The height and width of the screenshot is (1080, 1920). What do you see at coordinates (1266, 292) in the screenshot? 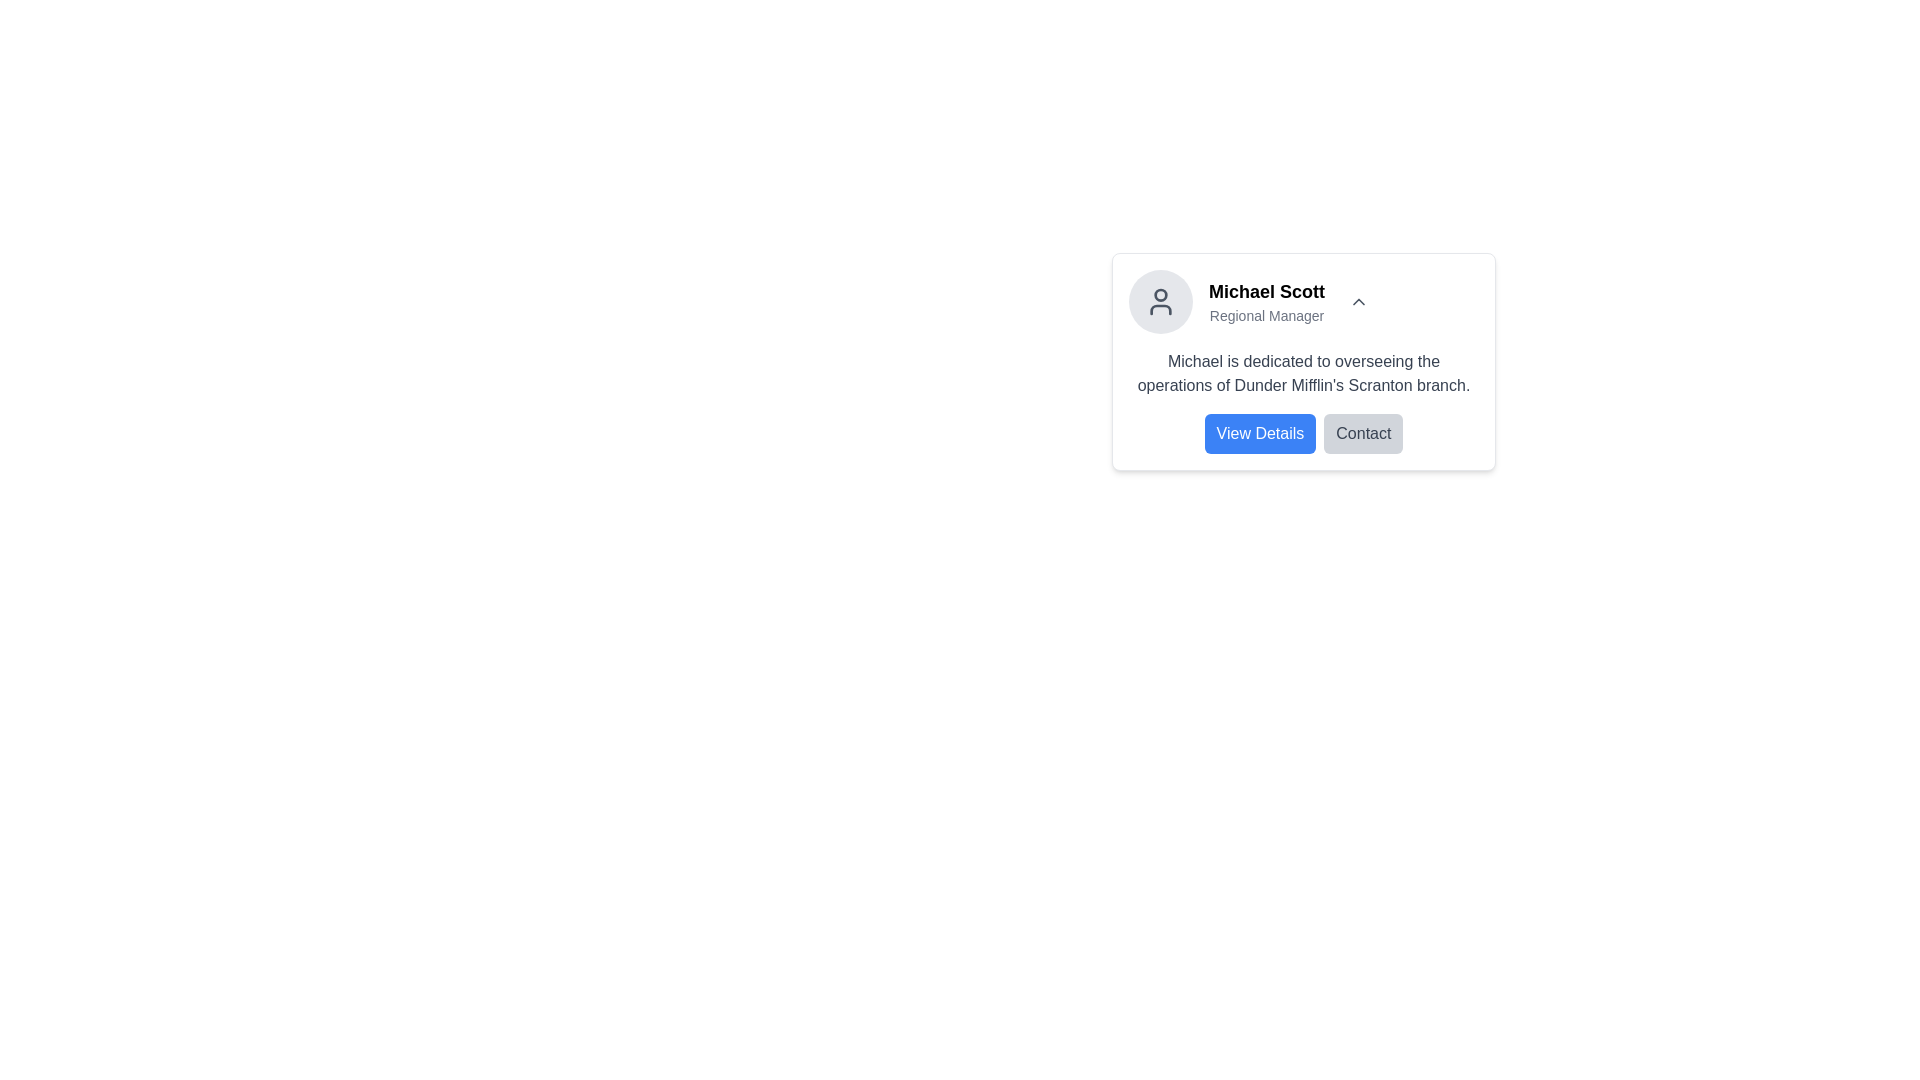
I see `the bolded text label 'Michael Scott' positioned above the designation label 'Regional Manager' in the card layout` at bounding box center [1266, 292].